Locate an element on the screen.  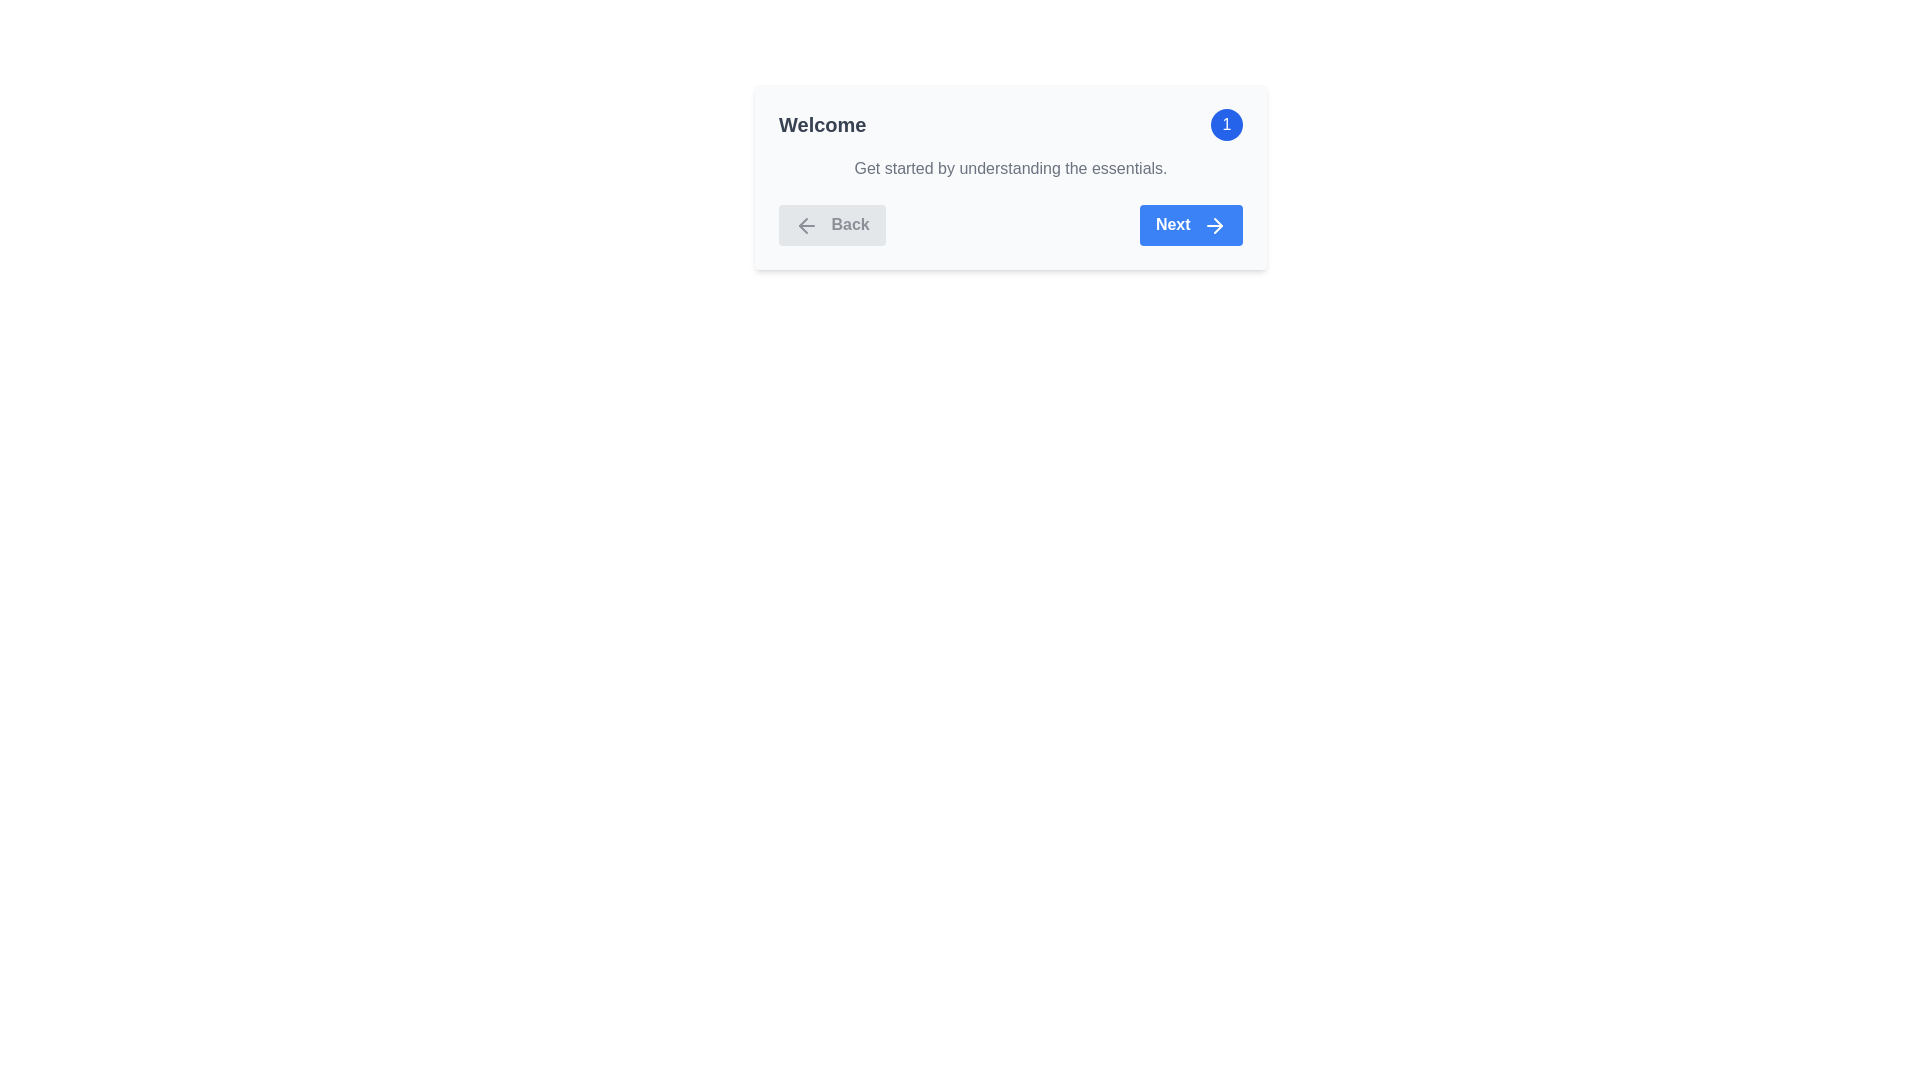
the backward navigation icon located on the left side of the 'Back' button is located at coordinates (803, 225).